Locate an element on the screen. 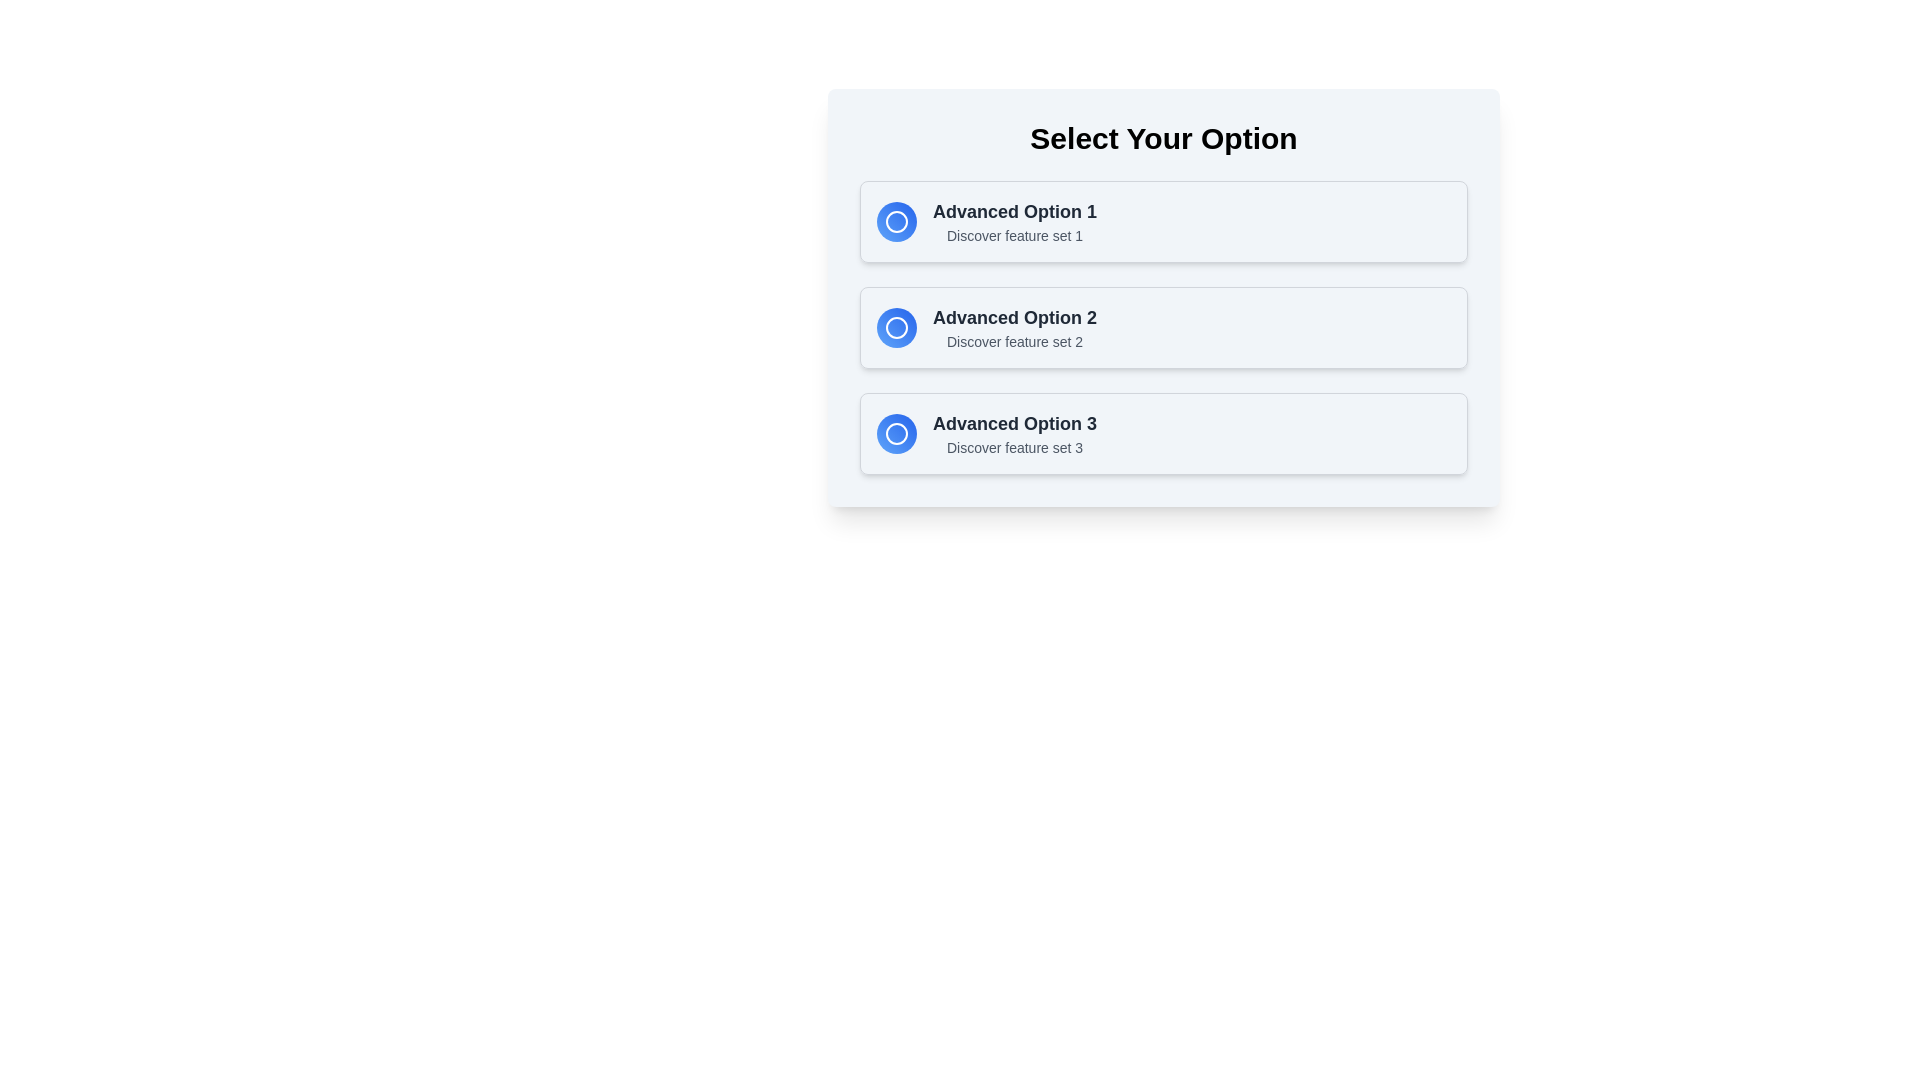 This screenshot has width=1920, height=1080. the text label reading 'Discover feature set 2', which is styled in a small gray font and positioned below 'Advanced Option 2' is located at coordinates (1015, 341).